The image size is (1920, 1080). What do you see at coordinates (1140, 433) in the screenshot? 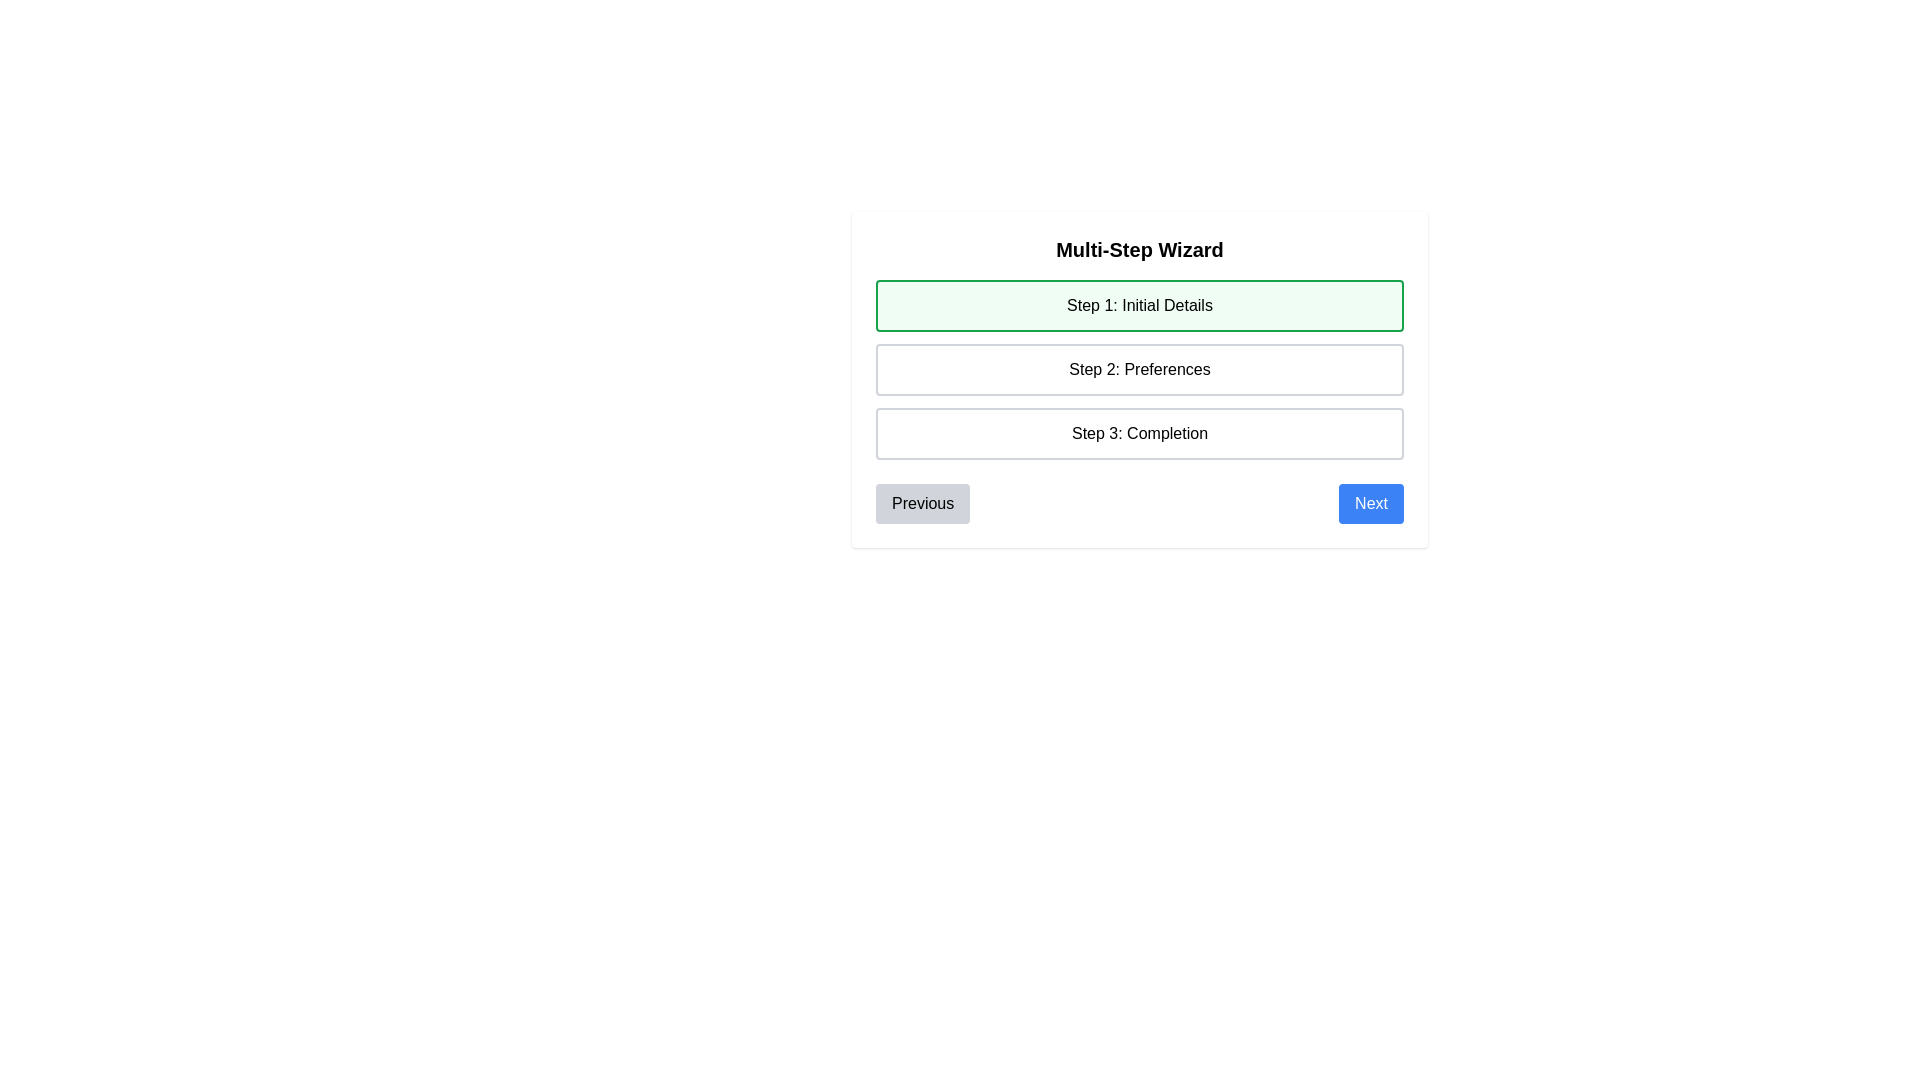
I see `the card labeled 'Step 3: Completion', which is styled as a rectangular UI component with a border and contains center-aligned text in a sans-serif font` at bounding box center [1140, 433].